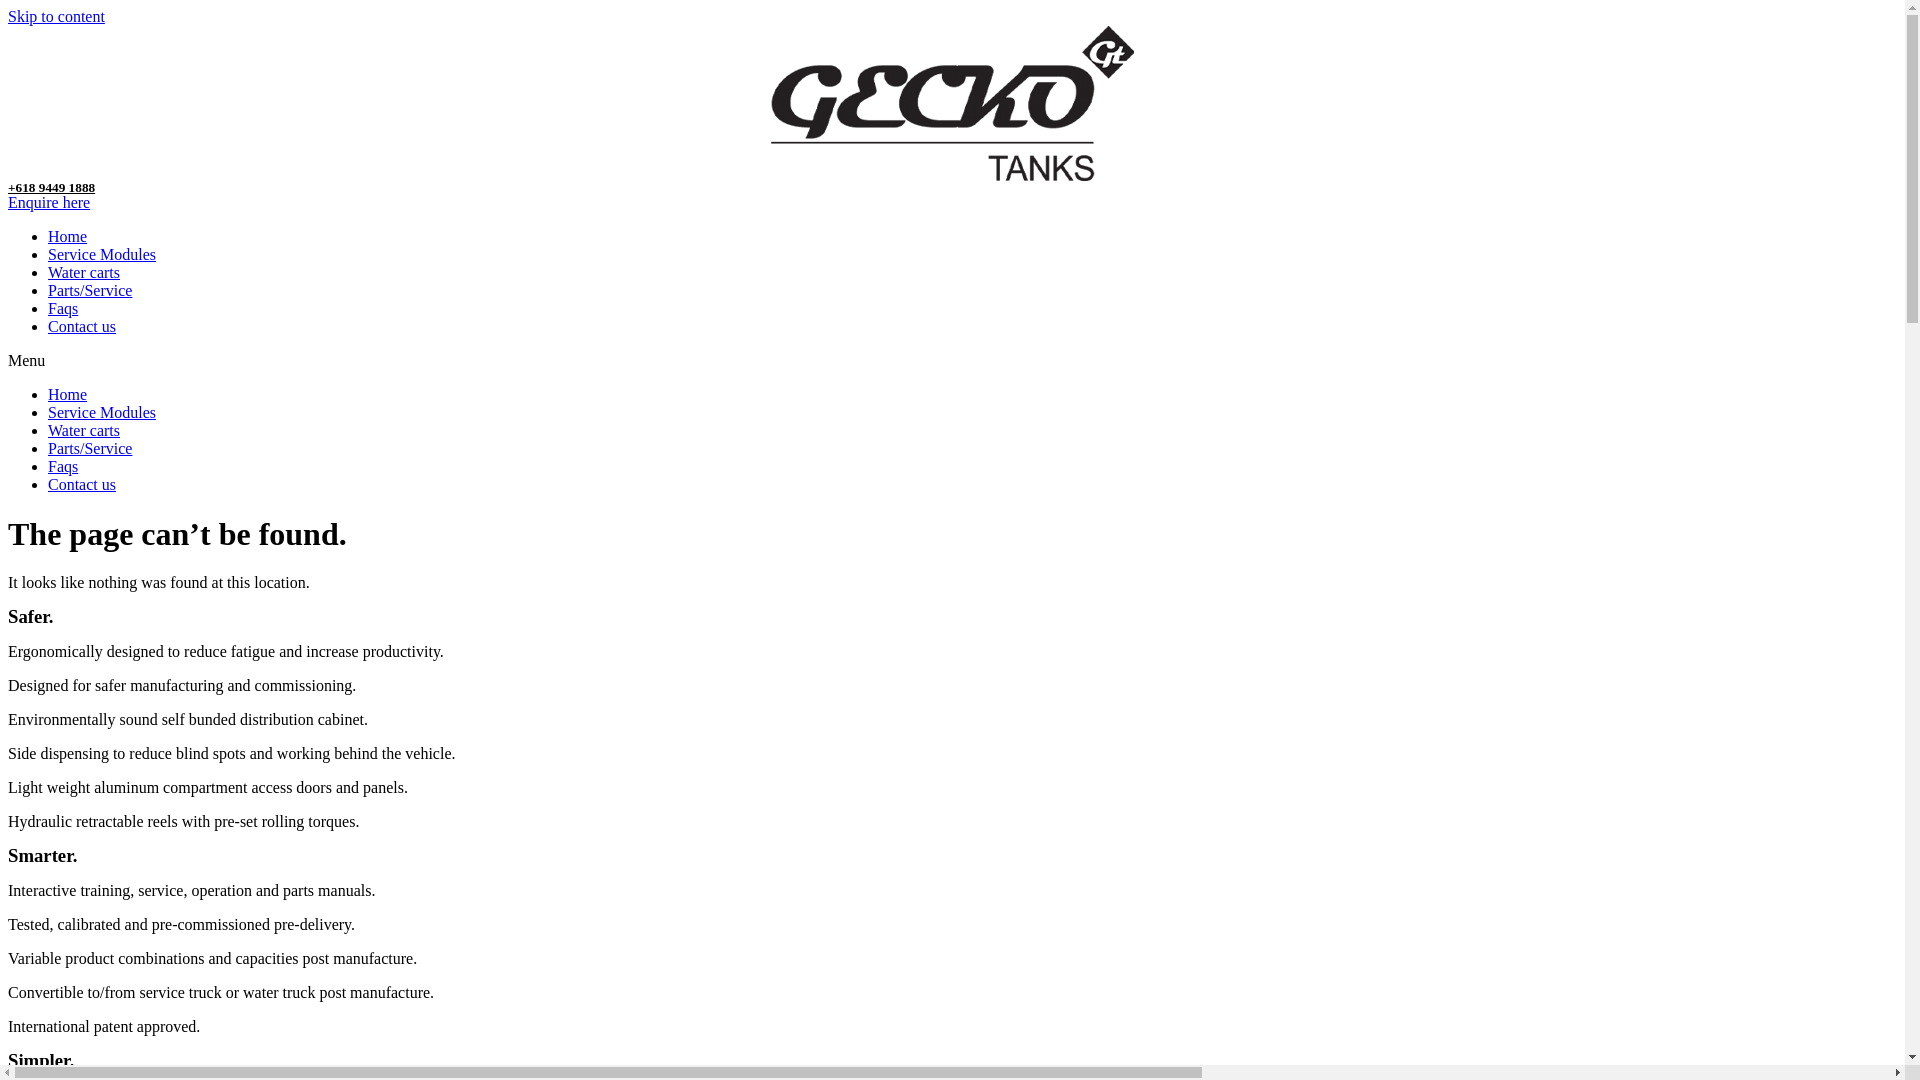 Image resolution: width=1920 pixels, height=1080 pixels. I want to click on 'Parts/Service', so click(48, 290).